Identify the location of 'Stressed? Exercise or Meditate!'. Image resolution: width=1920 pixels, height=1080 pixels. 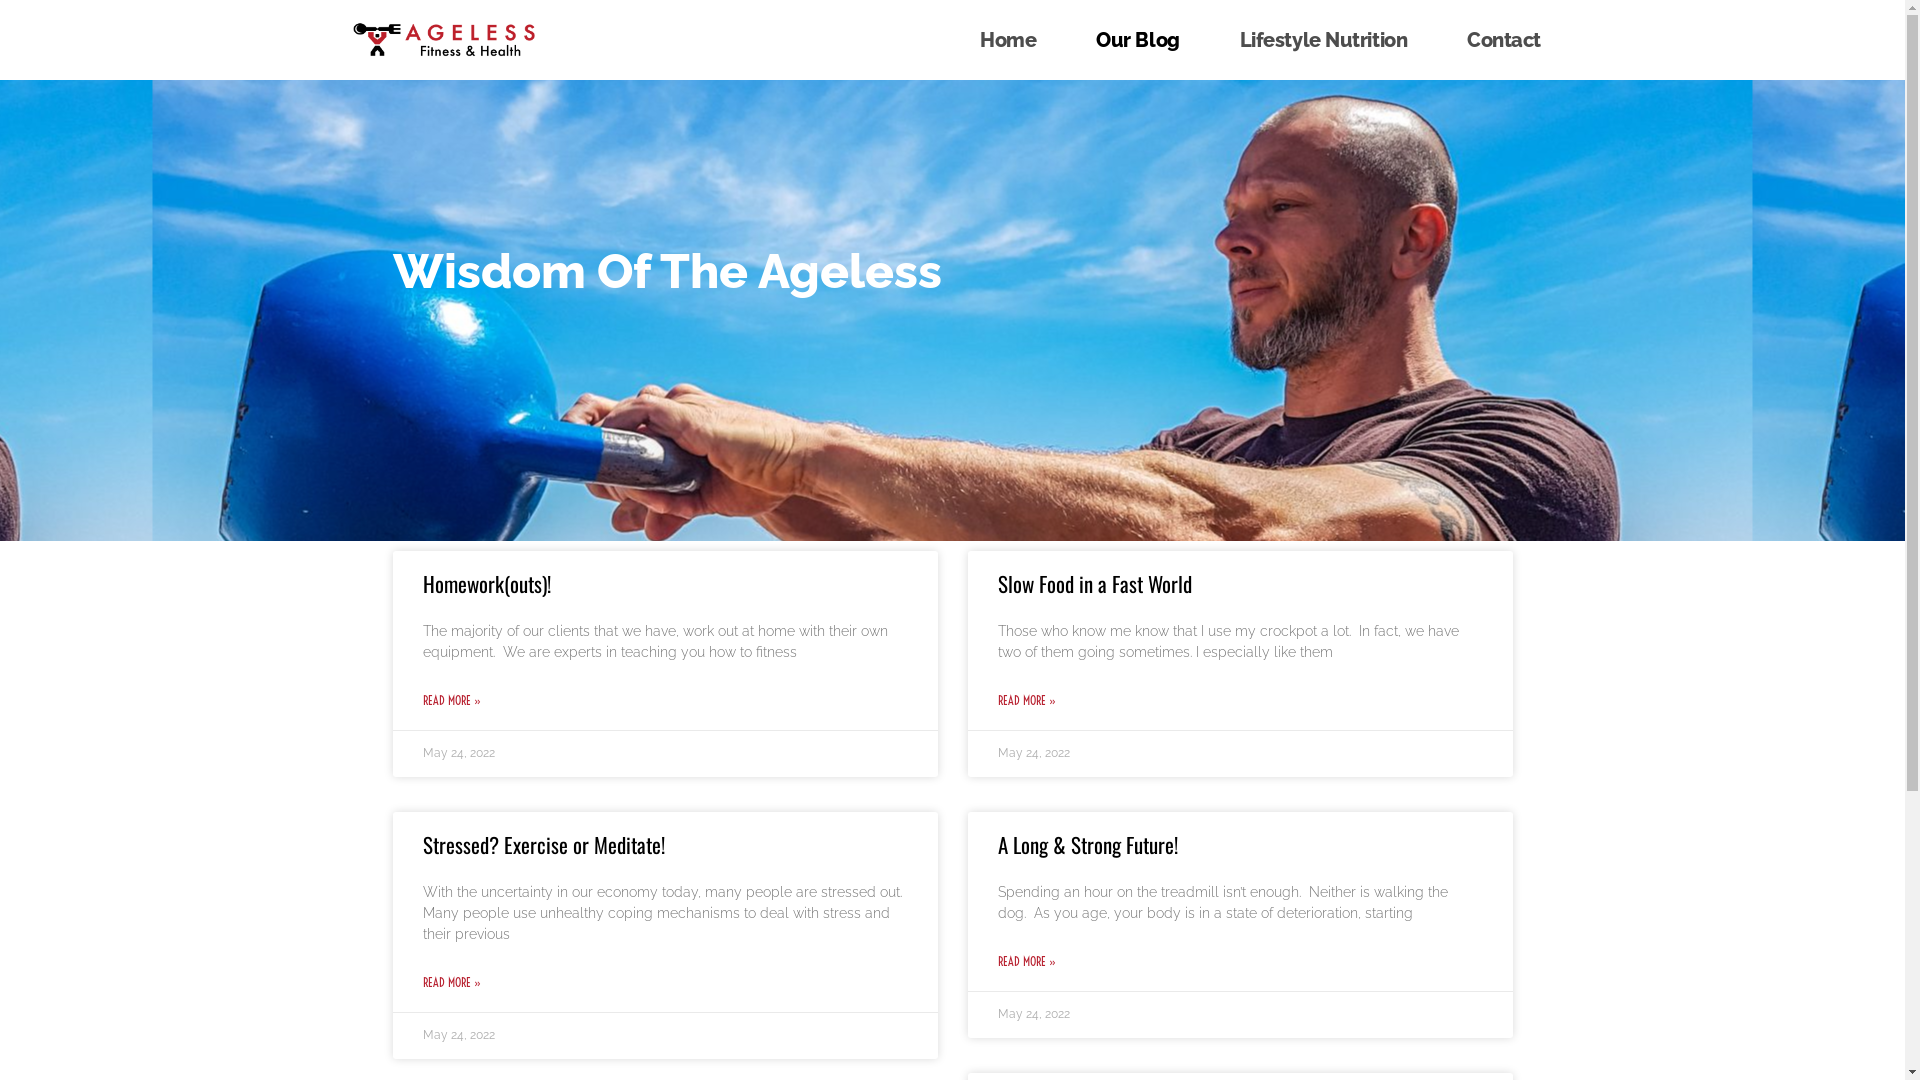
(542, 844).